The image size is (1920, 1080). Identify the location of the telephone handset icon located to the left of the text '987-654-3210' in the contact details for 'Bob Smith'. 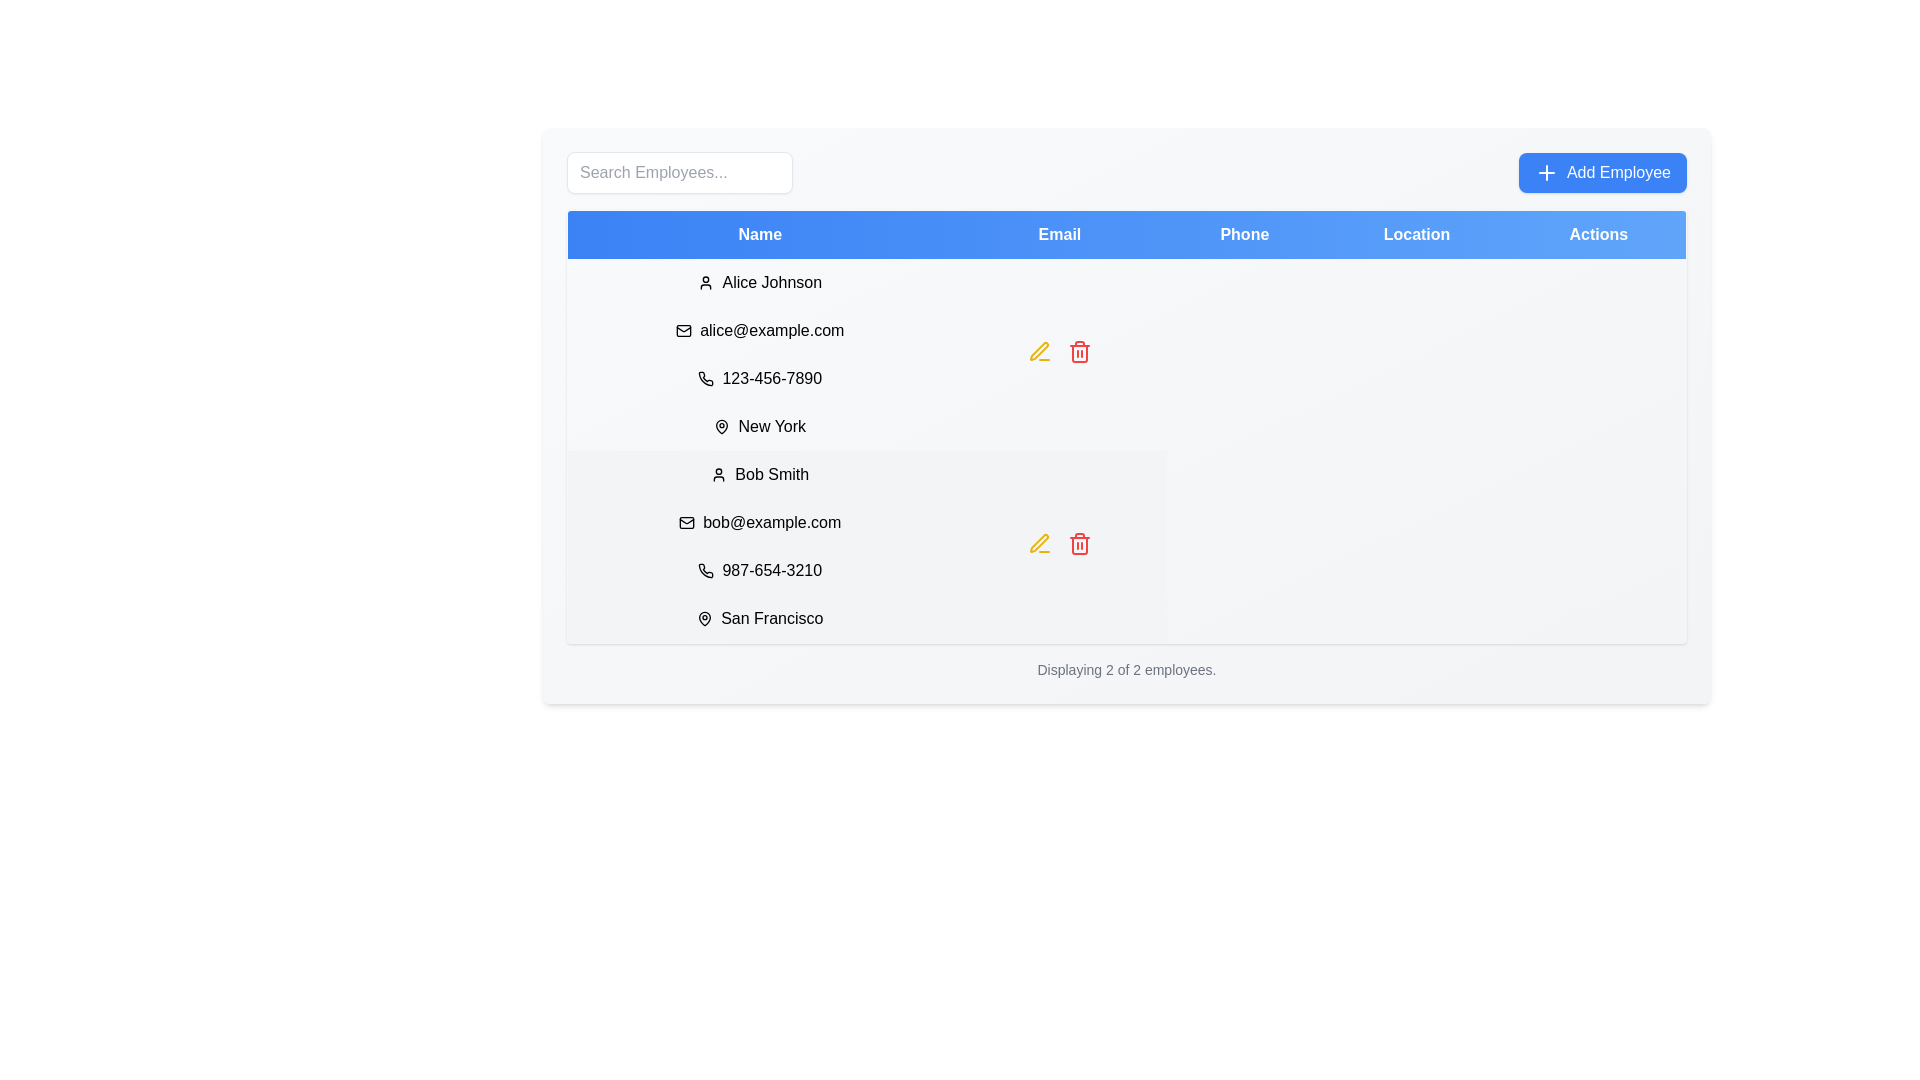
(706, 570).